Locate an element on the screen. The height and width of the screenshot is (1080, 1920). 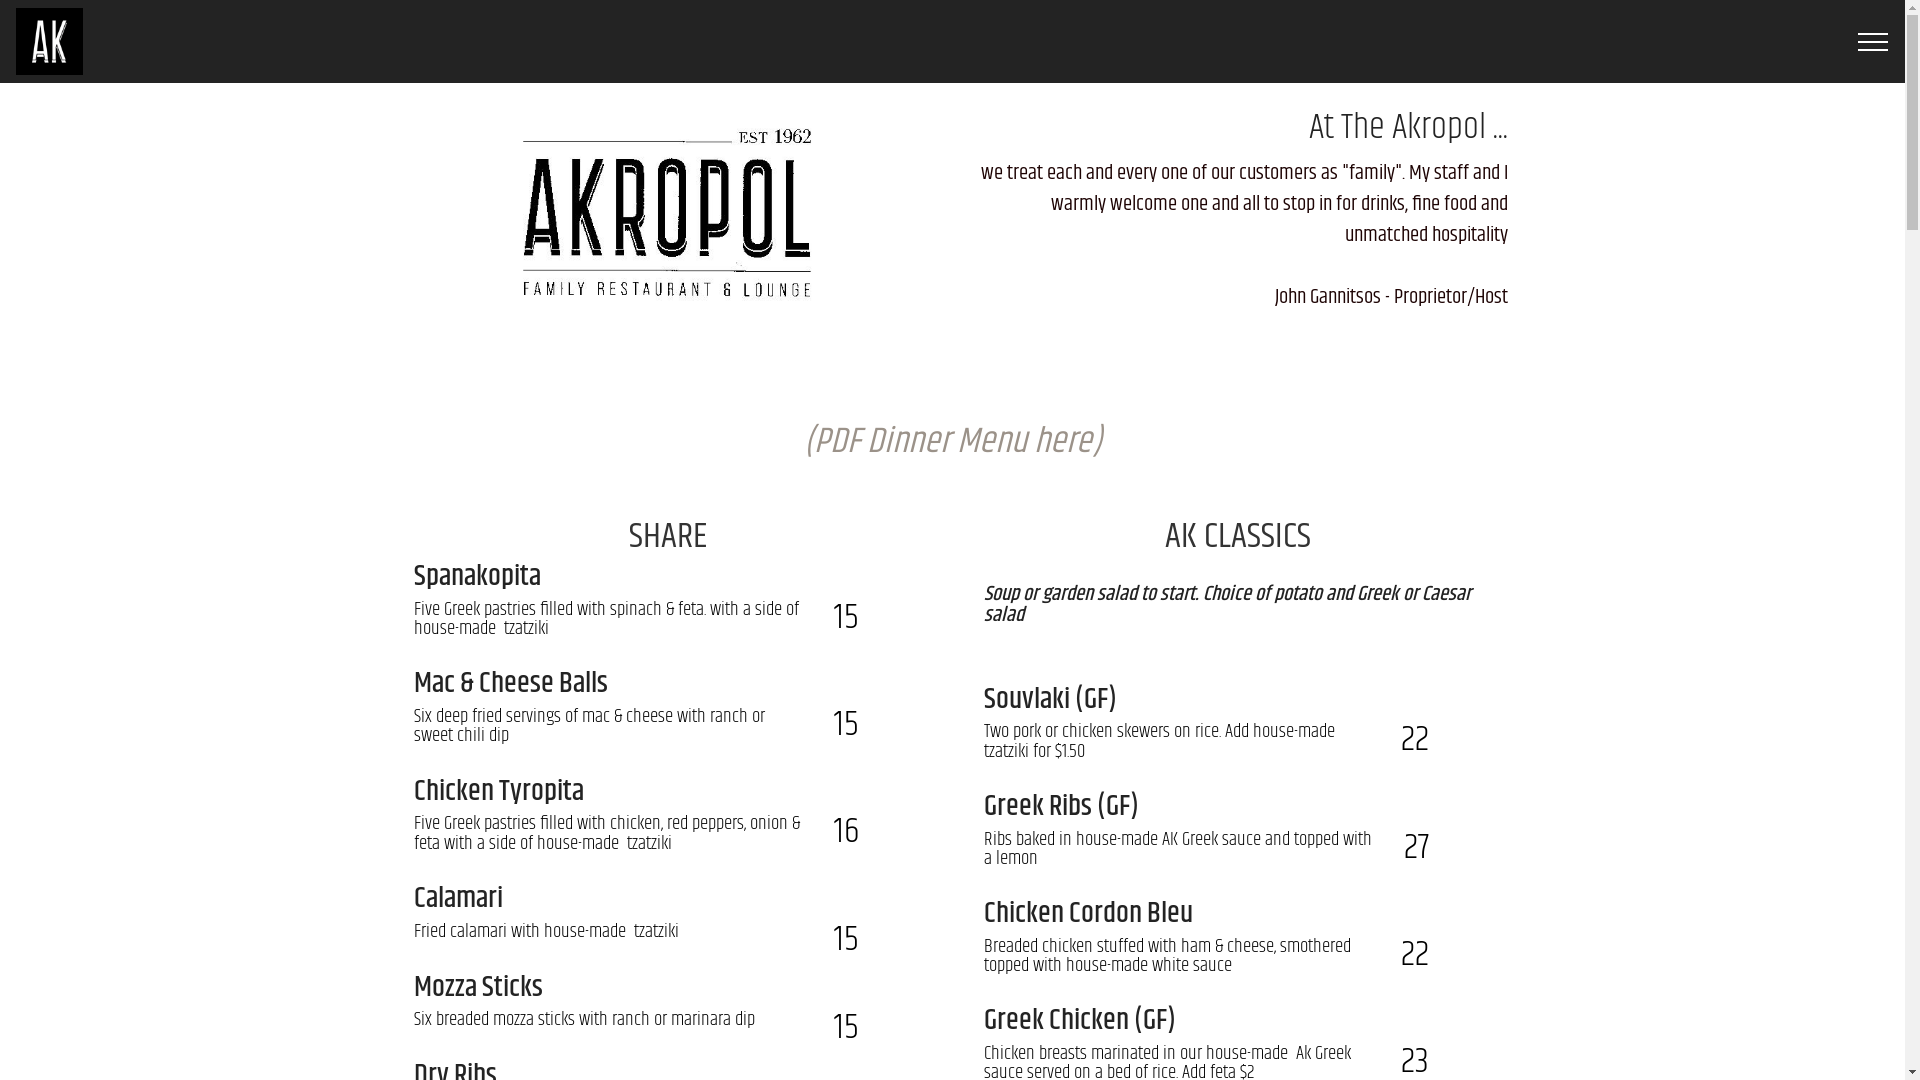
'(PDF Dinner Menu here)' is located at coordinates (952, 440).